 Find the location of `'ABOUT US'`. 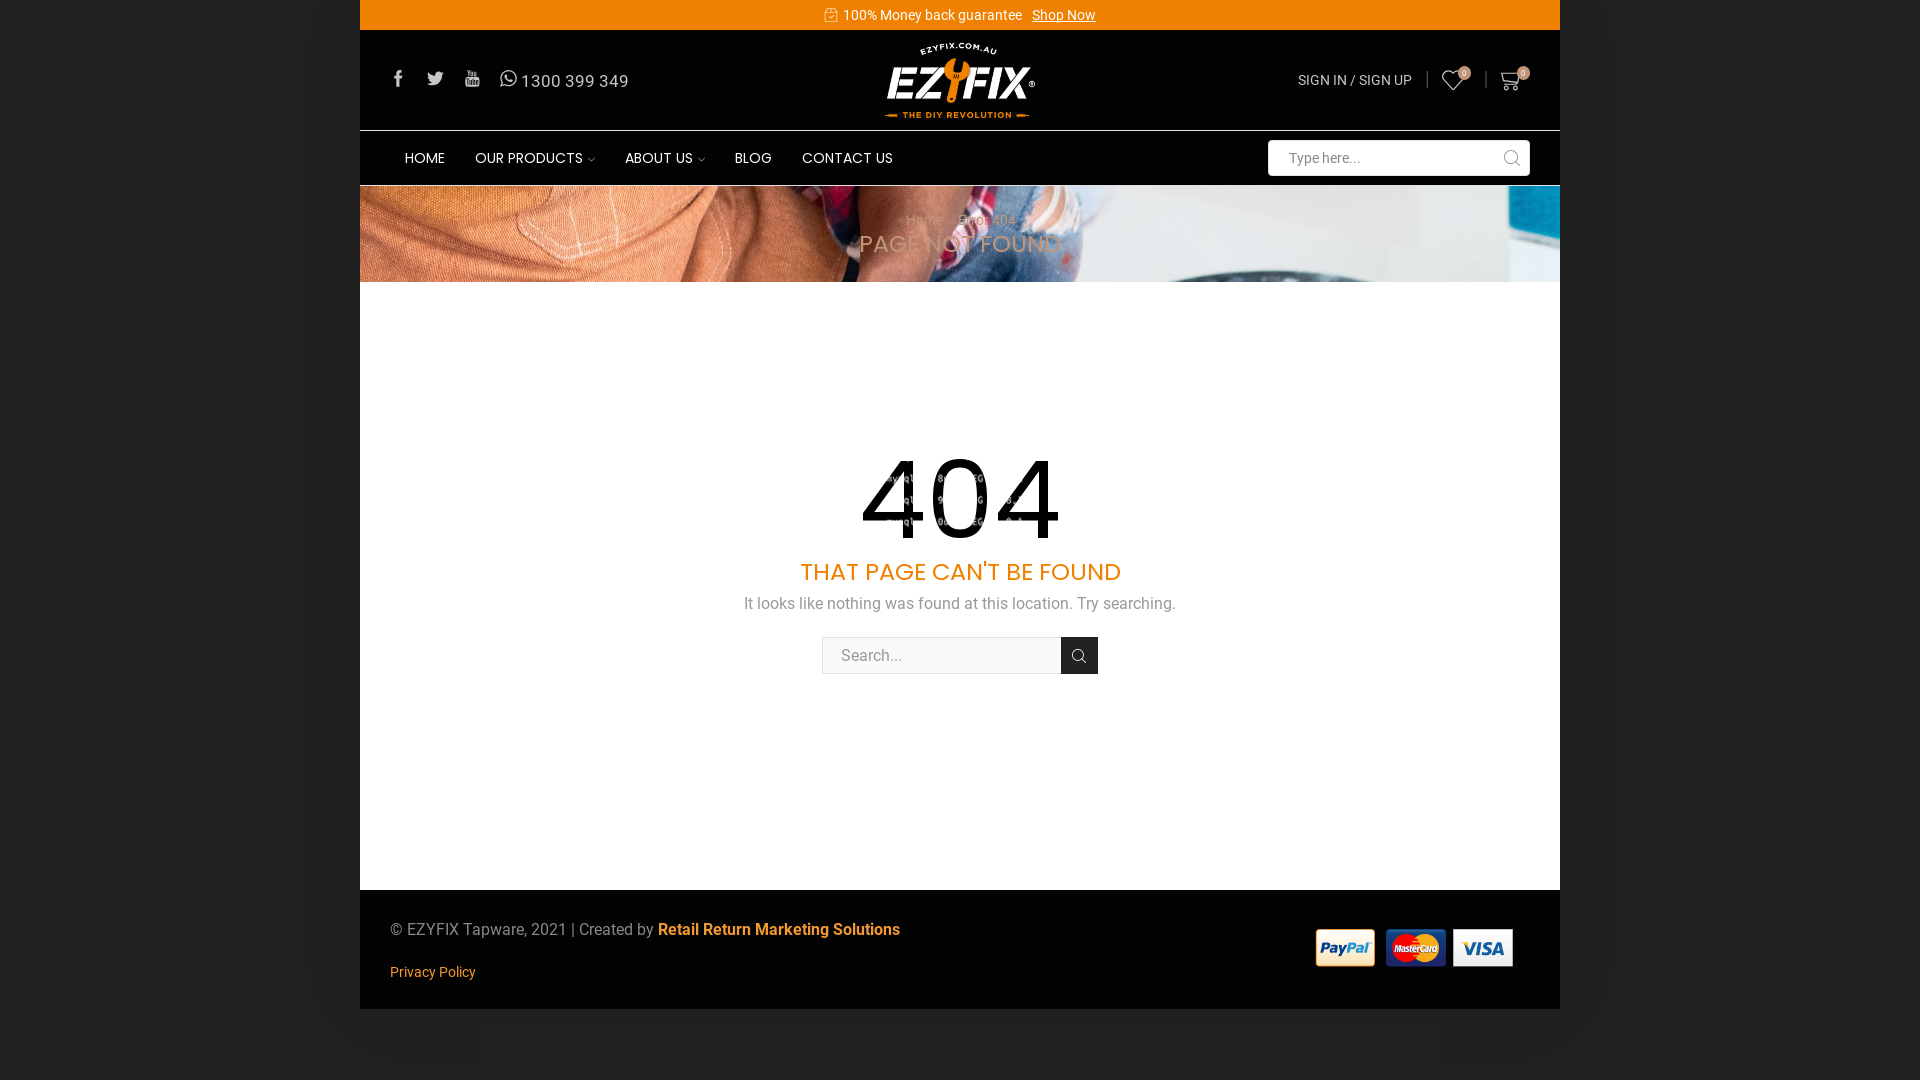

'ABOUT US' is located at coordinates (665, 157).